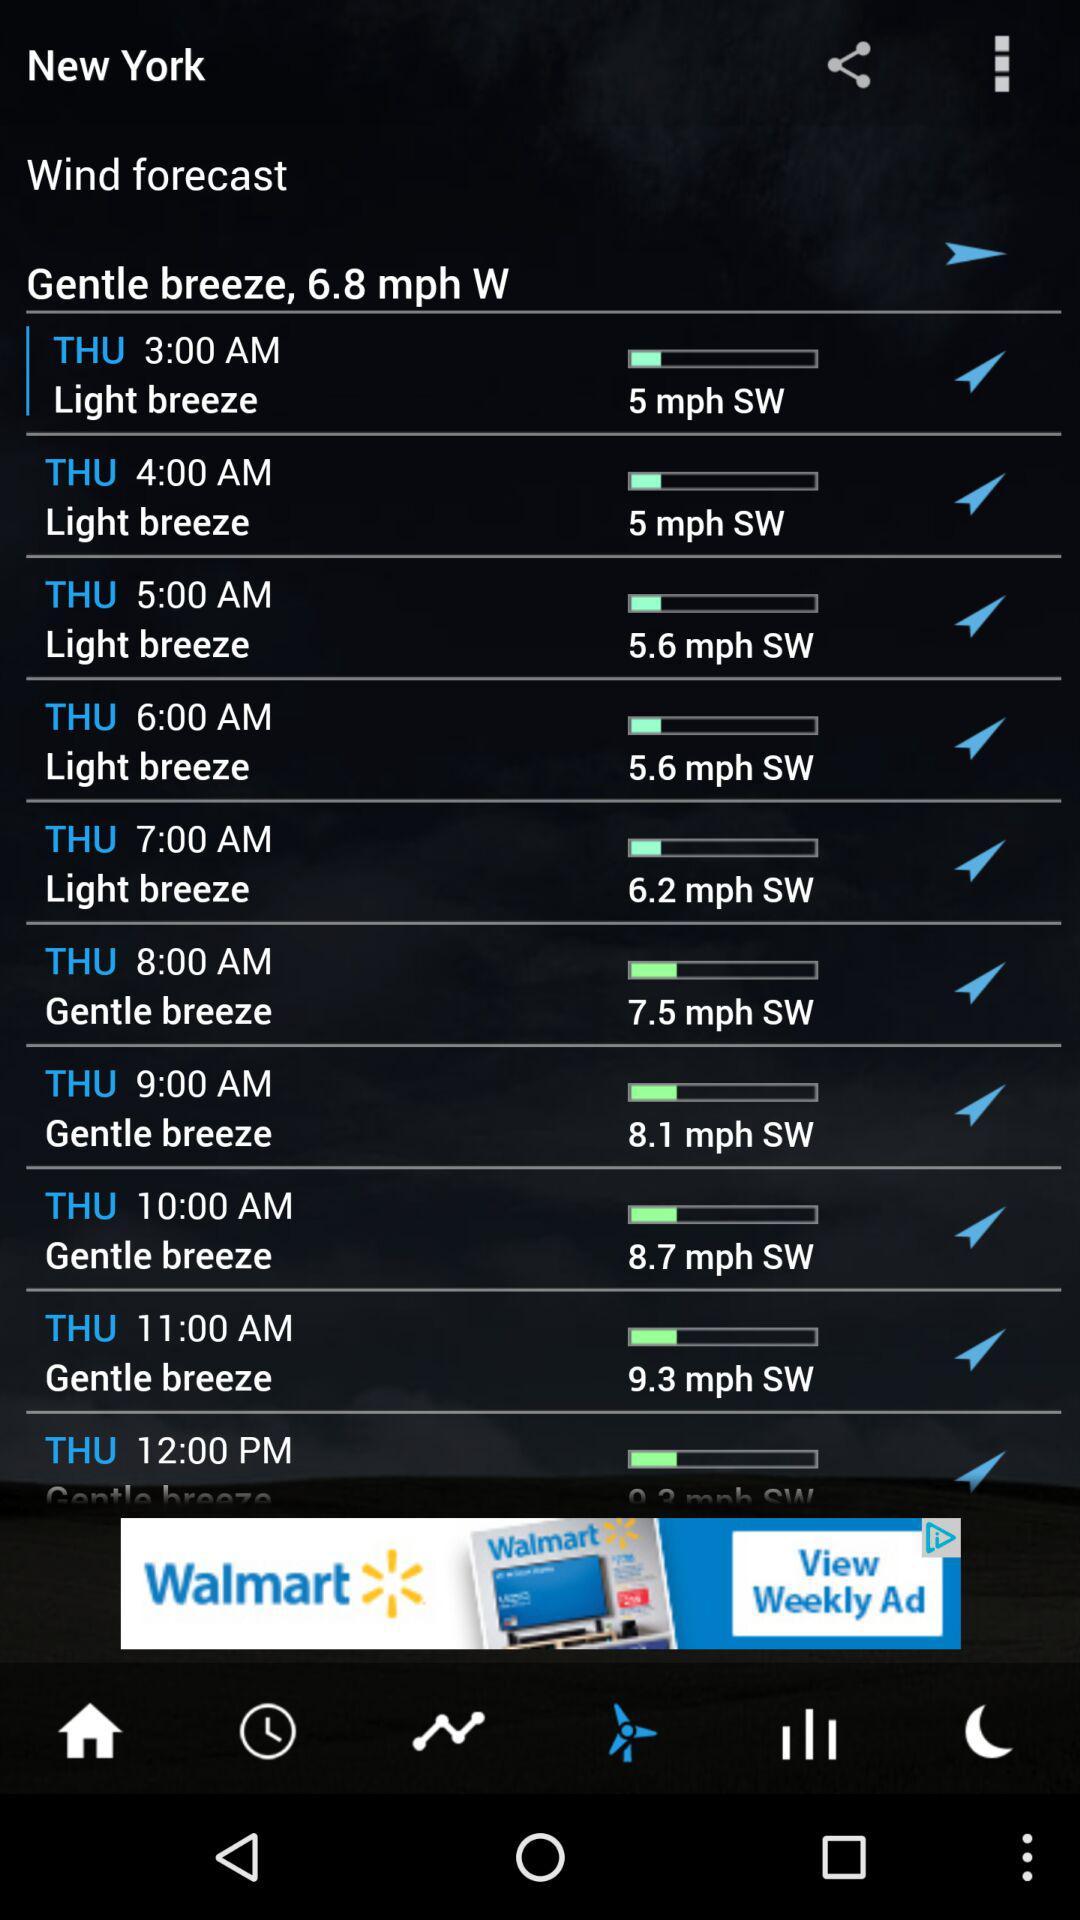 The width and height of the screenshot is (1080, 1920). What do you see at coordinates (990, 1849) in the screenshot?
I see `the weather icon` at bounding box center [990, 1849].